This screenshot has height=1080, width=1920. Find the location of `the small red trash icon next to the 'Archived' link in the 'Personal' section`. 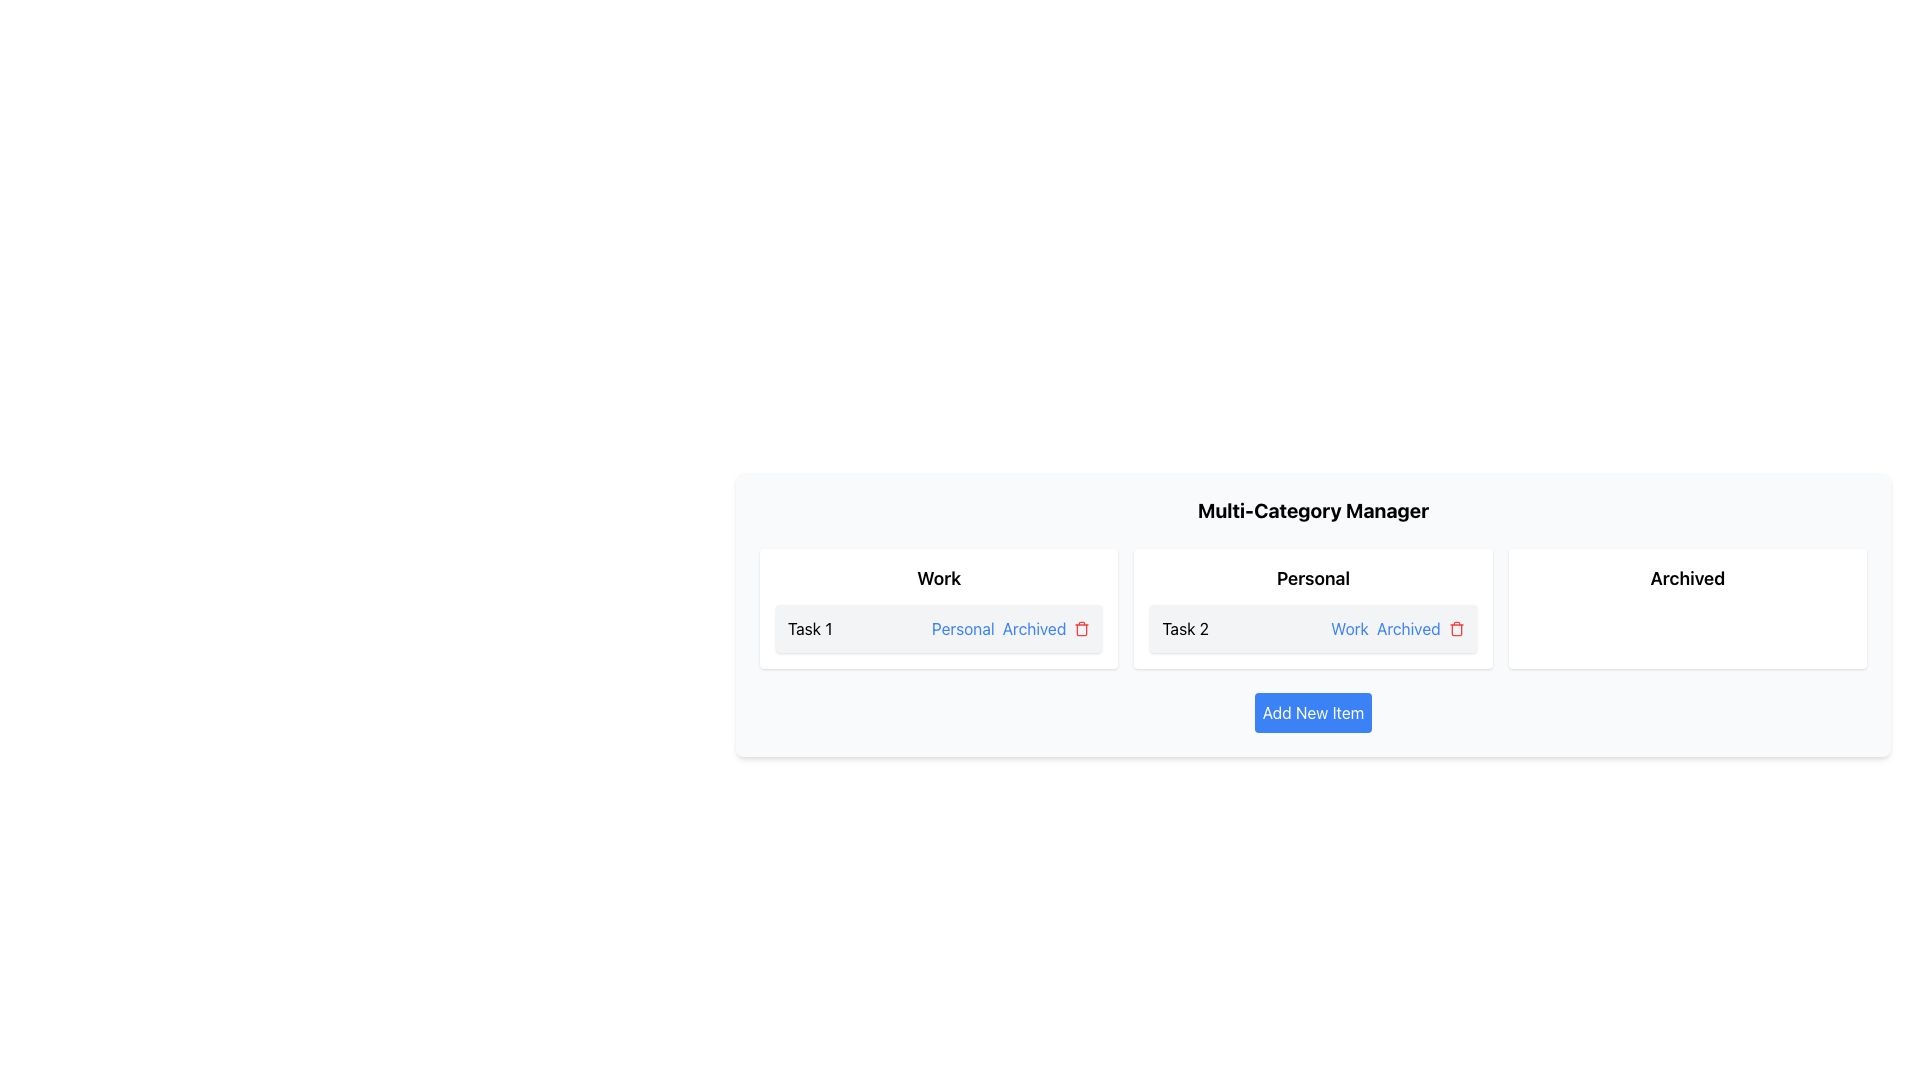

the small red trash icon next to the 'Archived' link in the 'Personal' section is located at coordinates (1456, 627).